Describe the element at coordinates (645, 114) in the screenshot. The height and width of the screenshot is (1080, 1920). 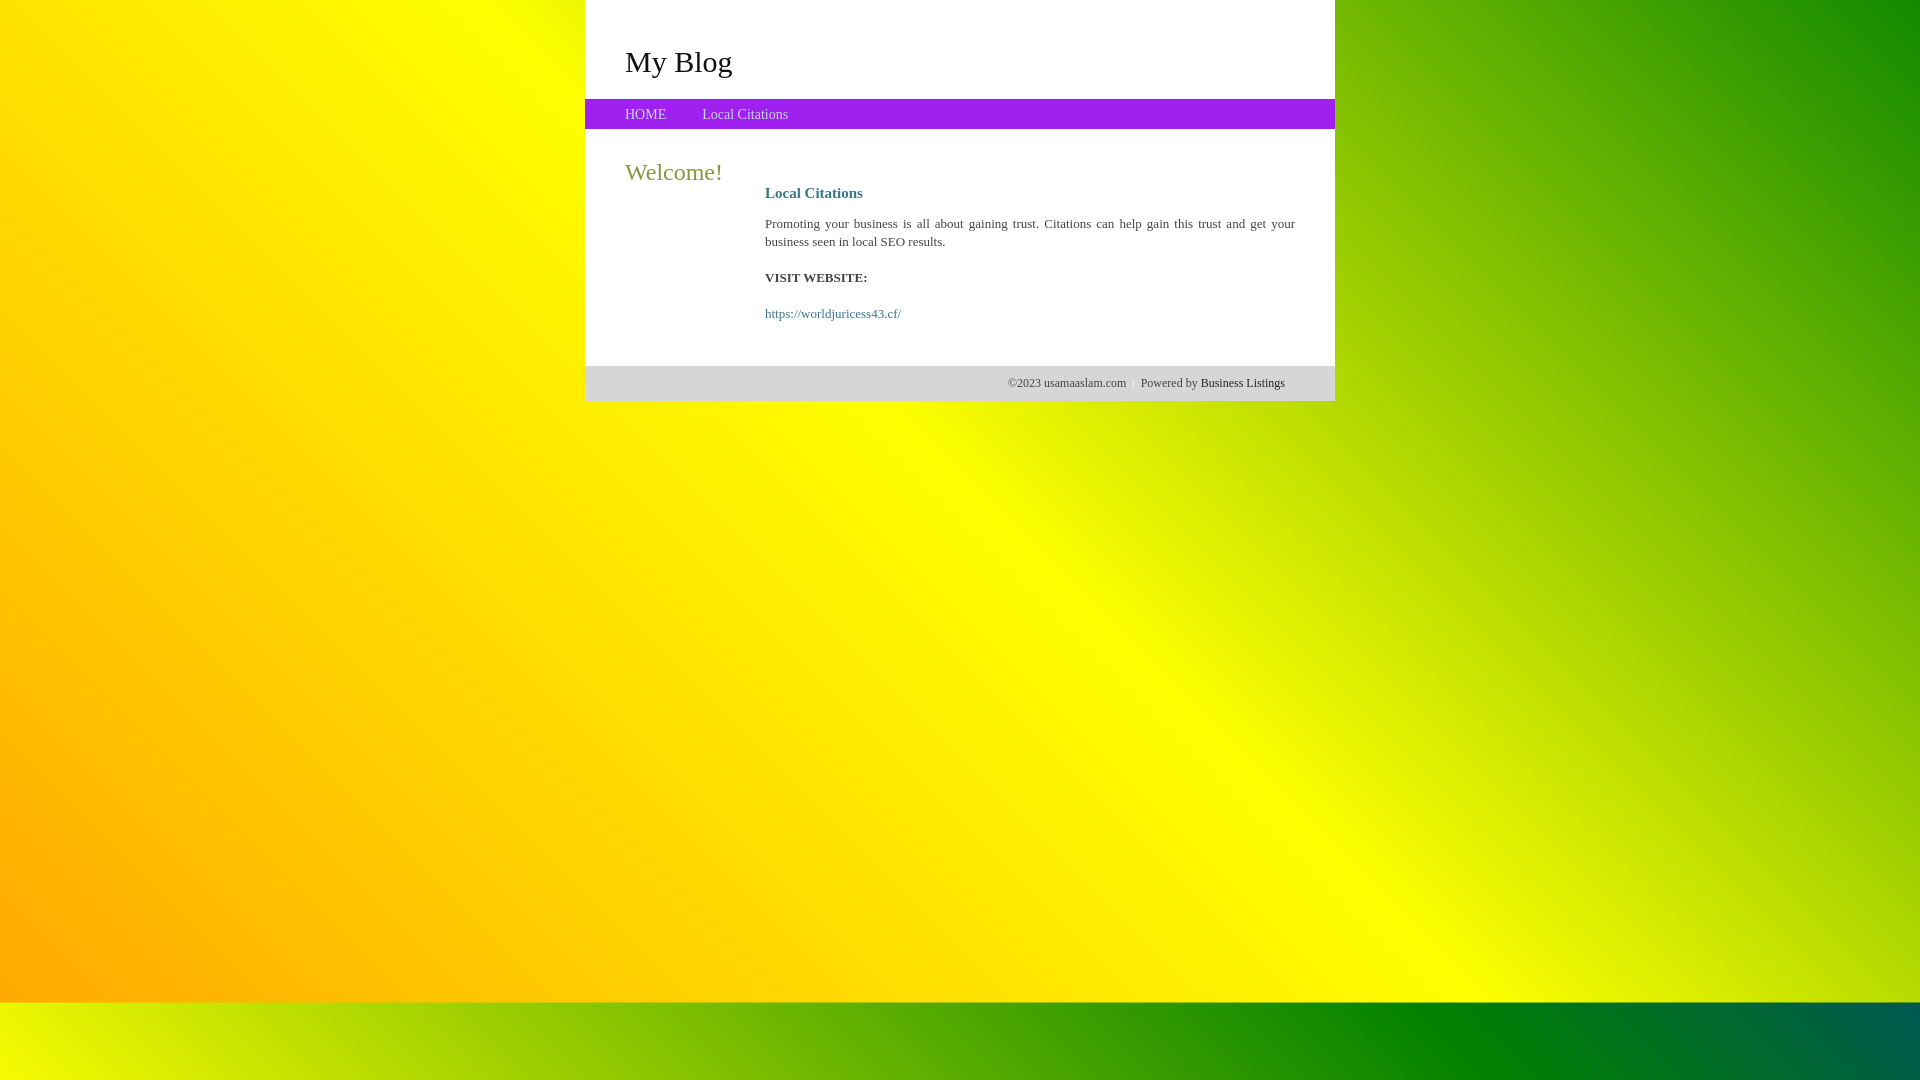
I see `'HOME'` at that location.